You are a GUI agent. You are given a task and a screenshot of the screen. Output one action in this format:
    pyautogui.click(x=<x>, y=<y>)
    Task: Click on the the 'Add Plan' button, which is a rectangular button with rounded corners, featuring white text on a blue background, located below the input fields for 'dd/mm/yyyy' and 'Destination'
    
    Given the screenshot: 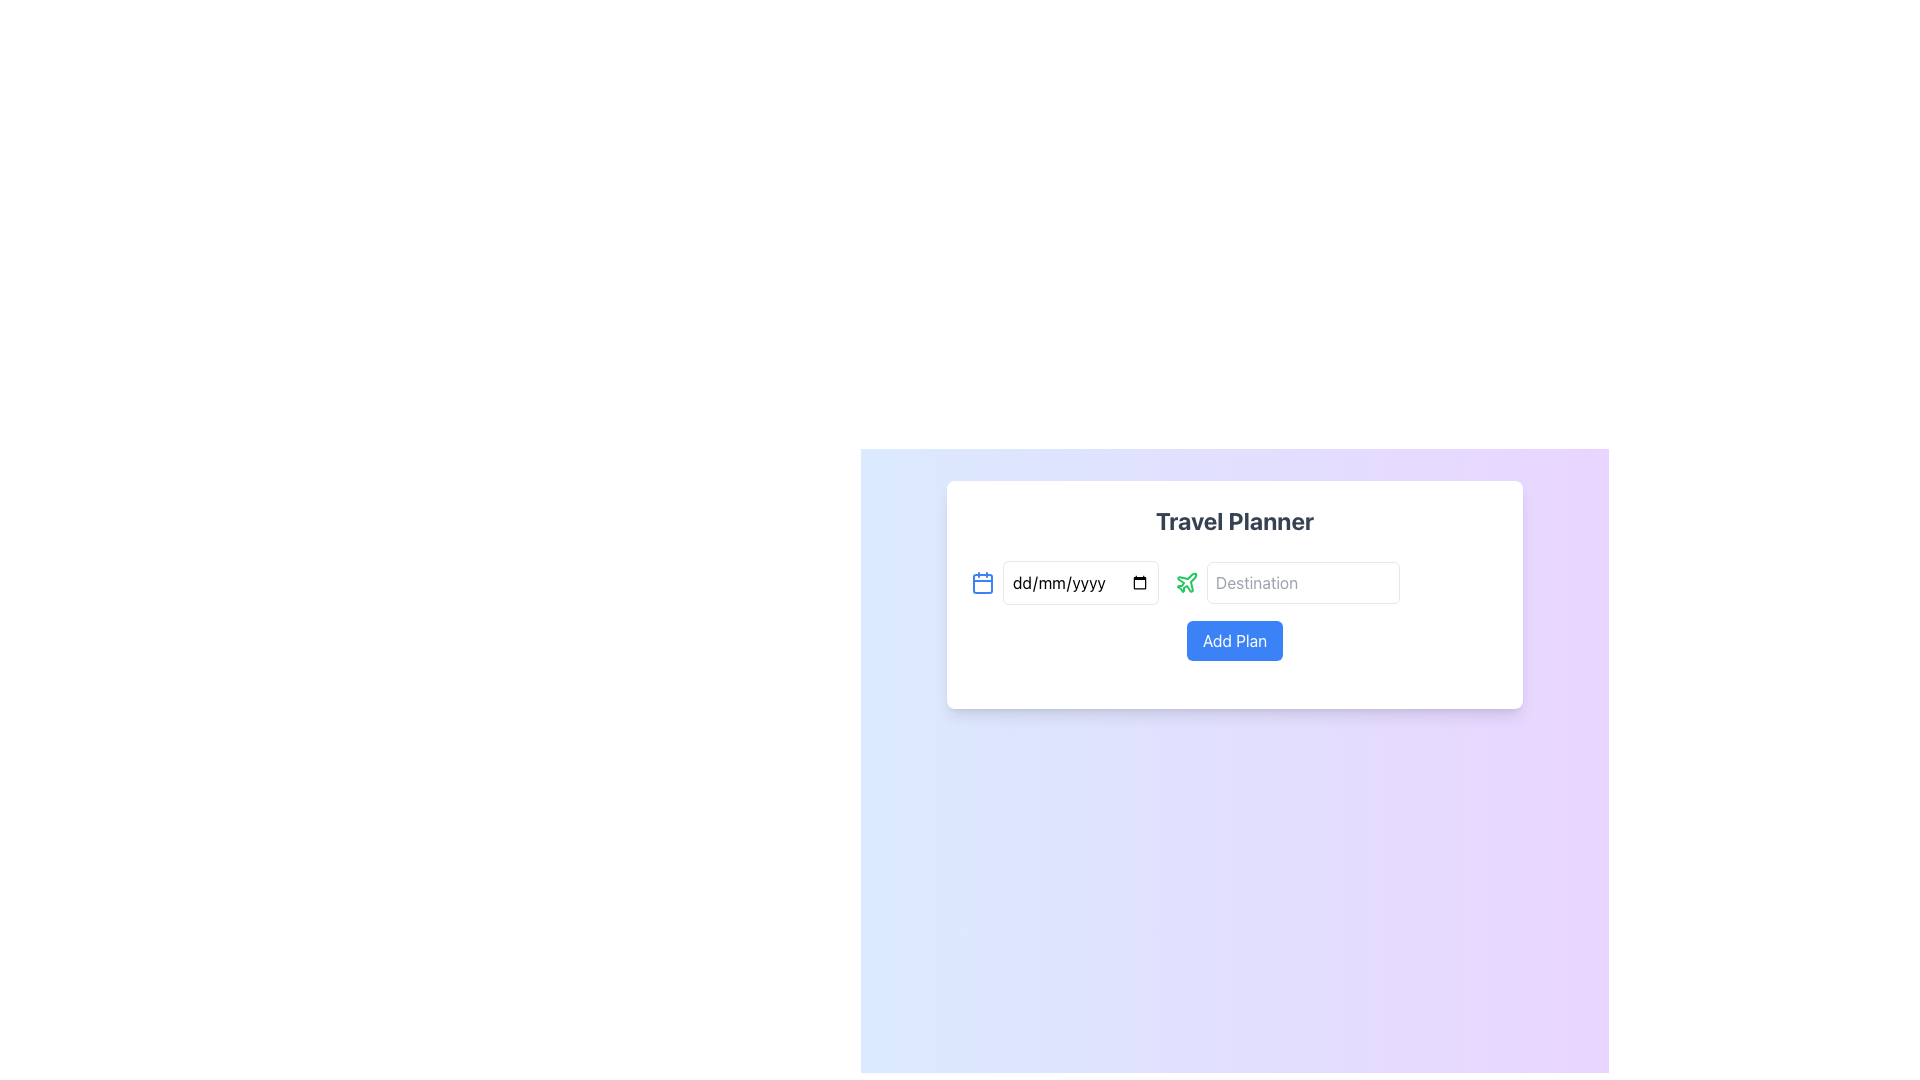 What is the action you would take?
    pyautogui.click(x=1233, y=640)
    